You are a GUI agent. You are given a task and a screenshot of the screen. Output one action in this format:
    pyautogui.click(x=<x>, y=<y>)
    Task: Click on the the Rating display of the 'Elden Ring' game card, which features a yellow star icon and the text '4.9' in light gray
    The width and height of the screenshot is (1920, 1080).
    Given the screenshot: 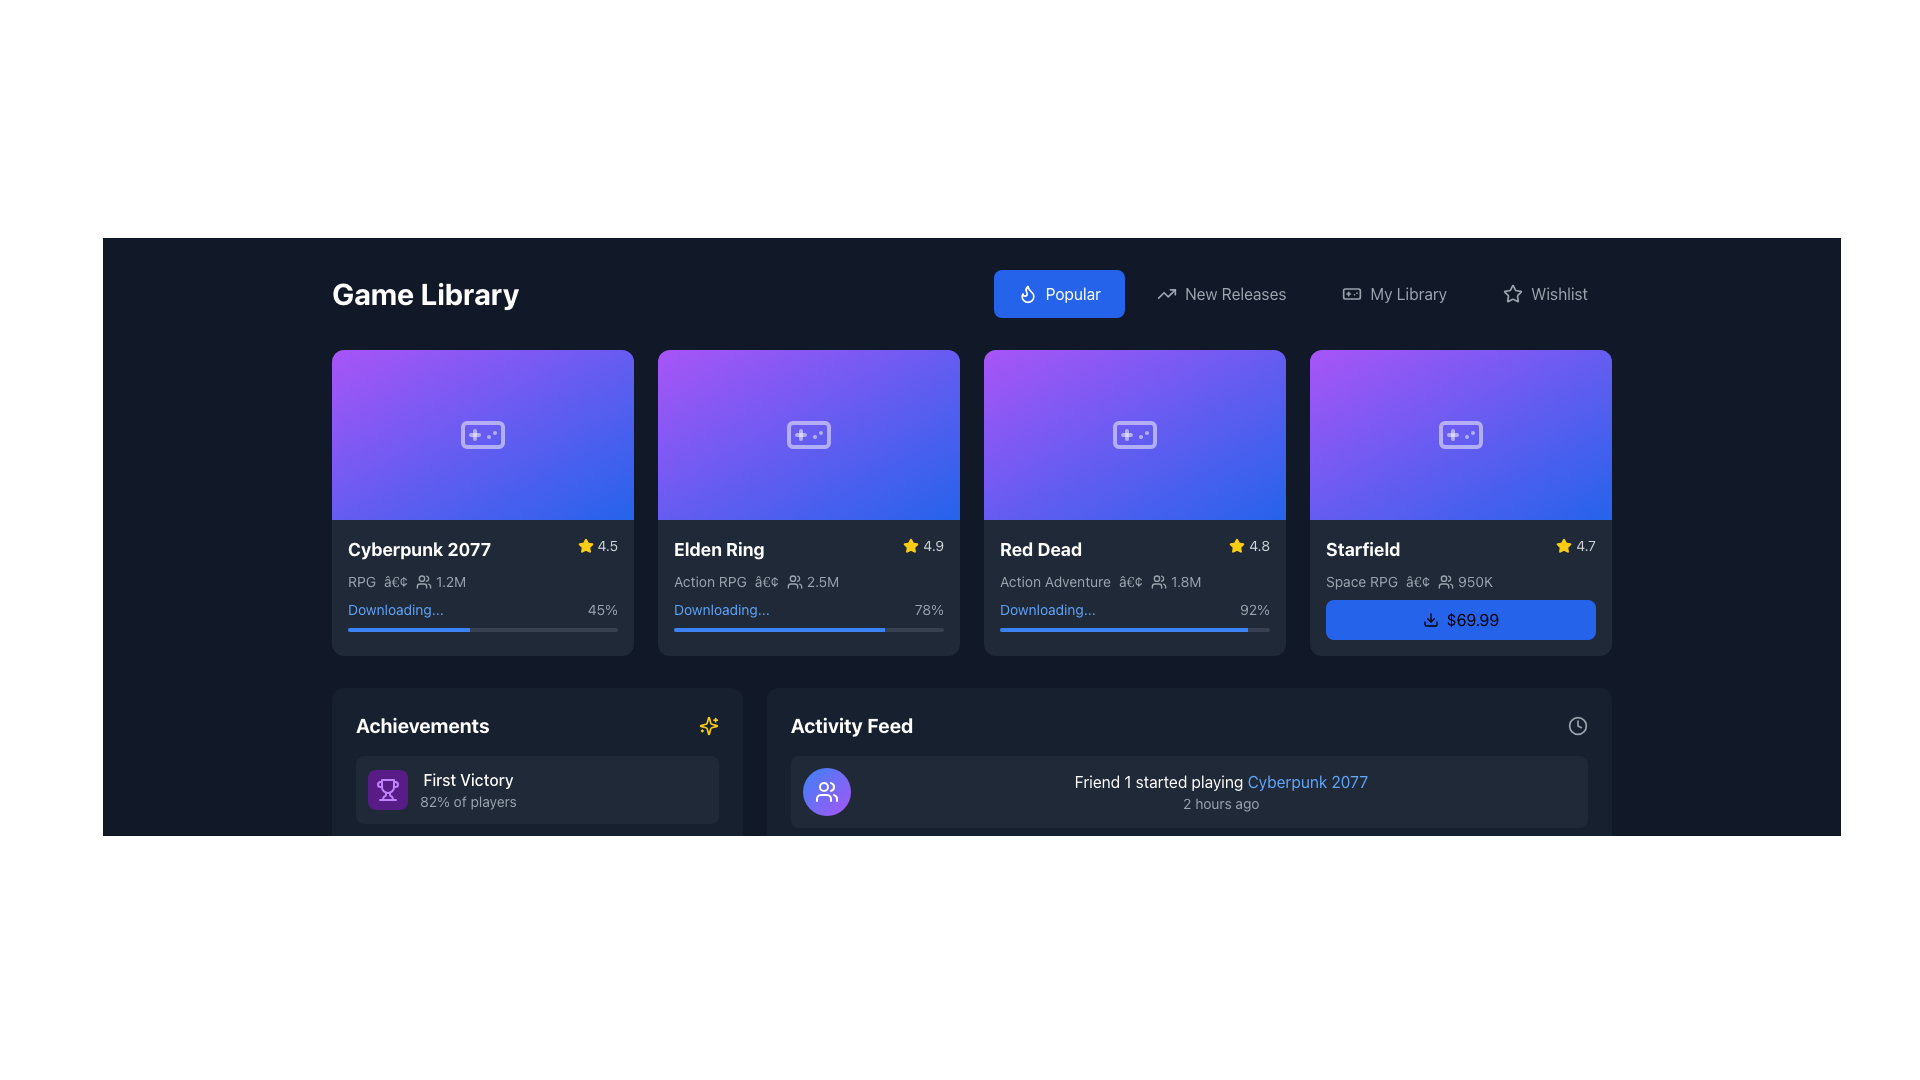 What is the action you would take?
    pyautogui.click(x=922, y=545)
    